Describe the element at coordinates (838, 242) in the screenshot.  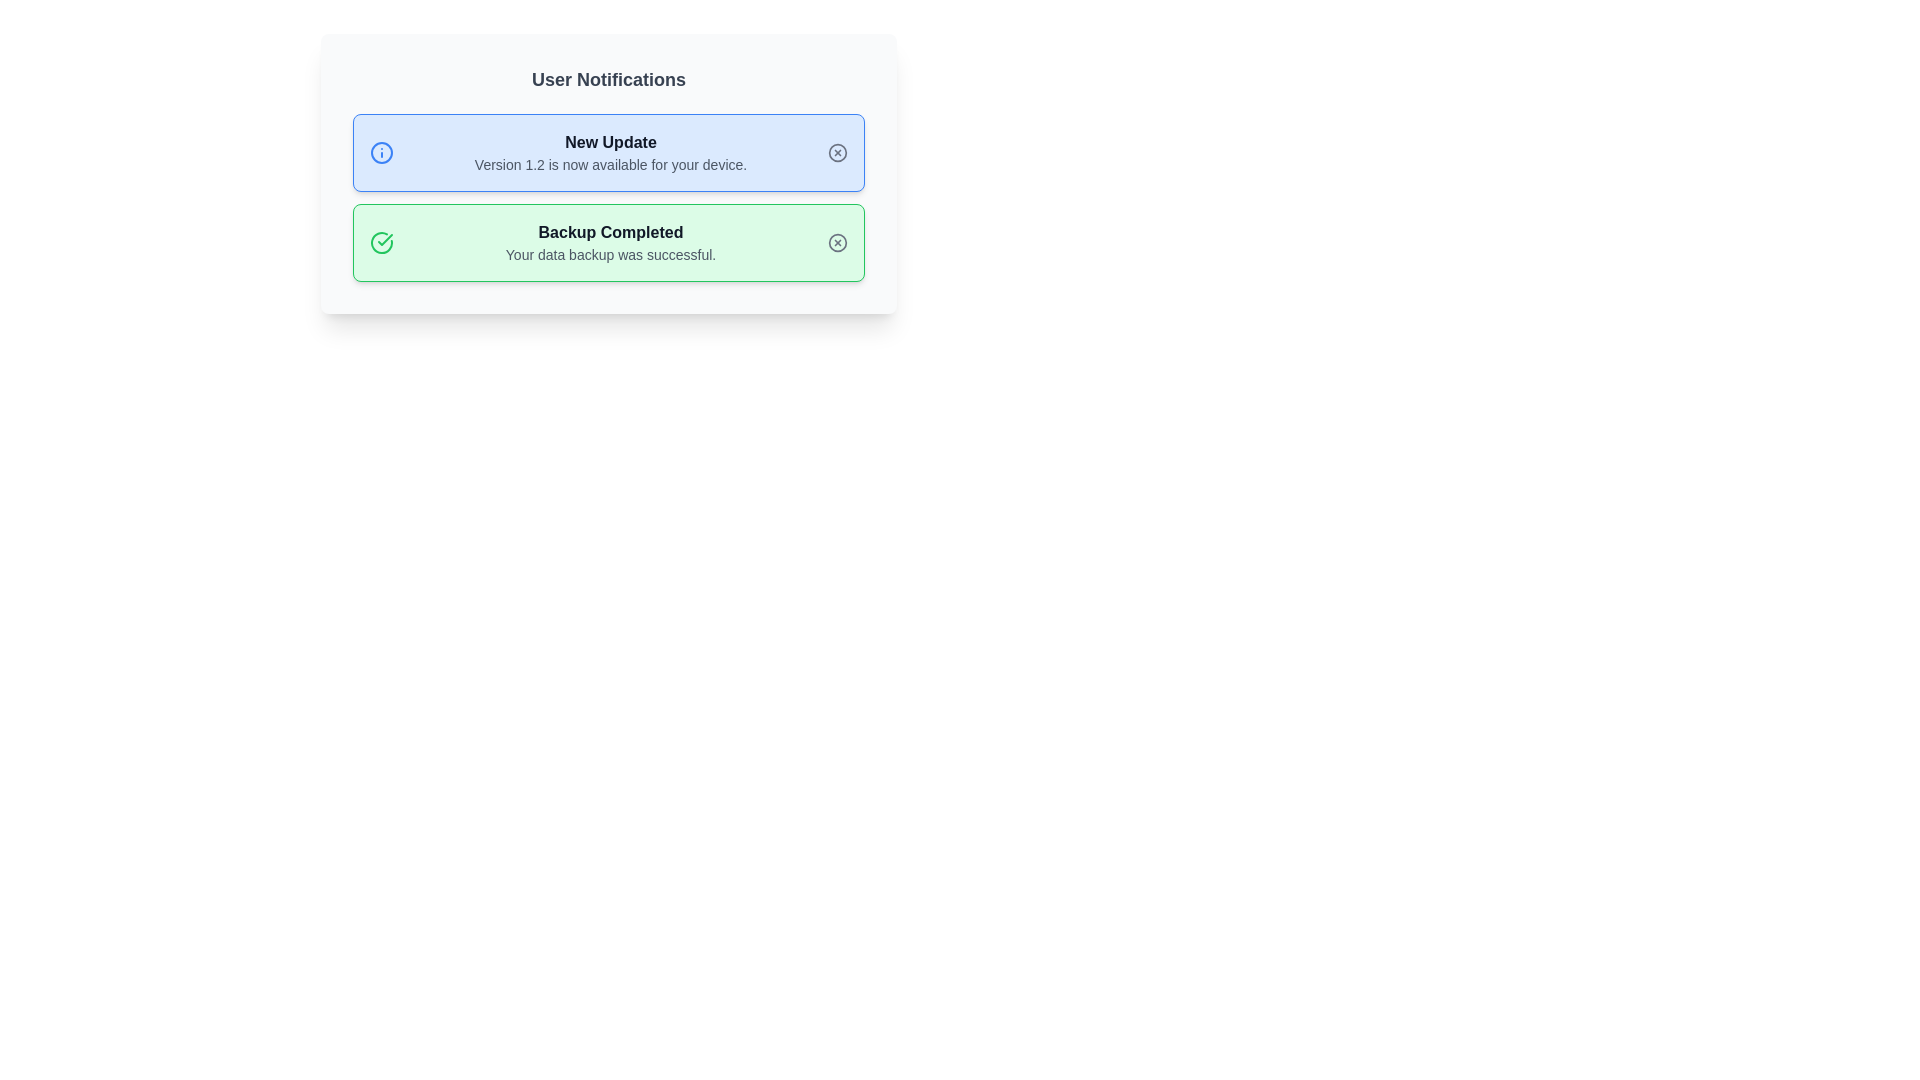
I see `the dismiss button located in the bottom right section of the 'Backup Completed' notification` at that location.